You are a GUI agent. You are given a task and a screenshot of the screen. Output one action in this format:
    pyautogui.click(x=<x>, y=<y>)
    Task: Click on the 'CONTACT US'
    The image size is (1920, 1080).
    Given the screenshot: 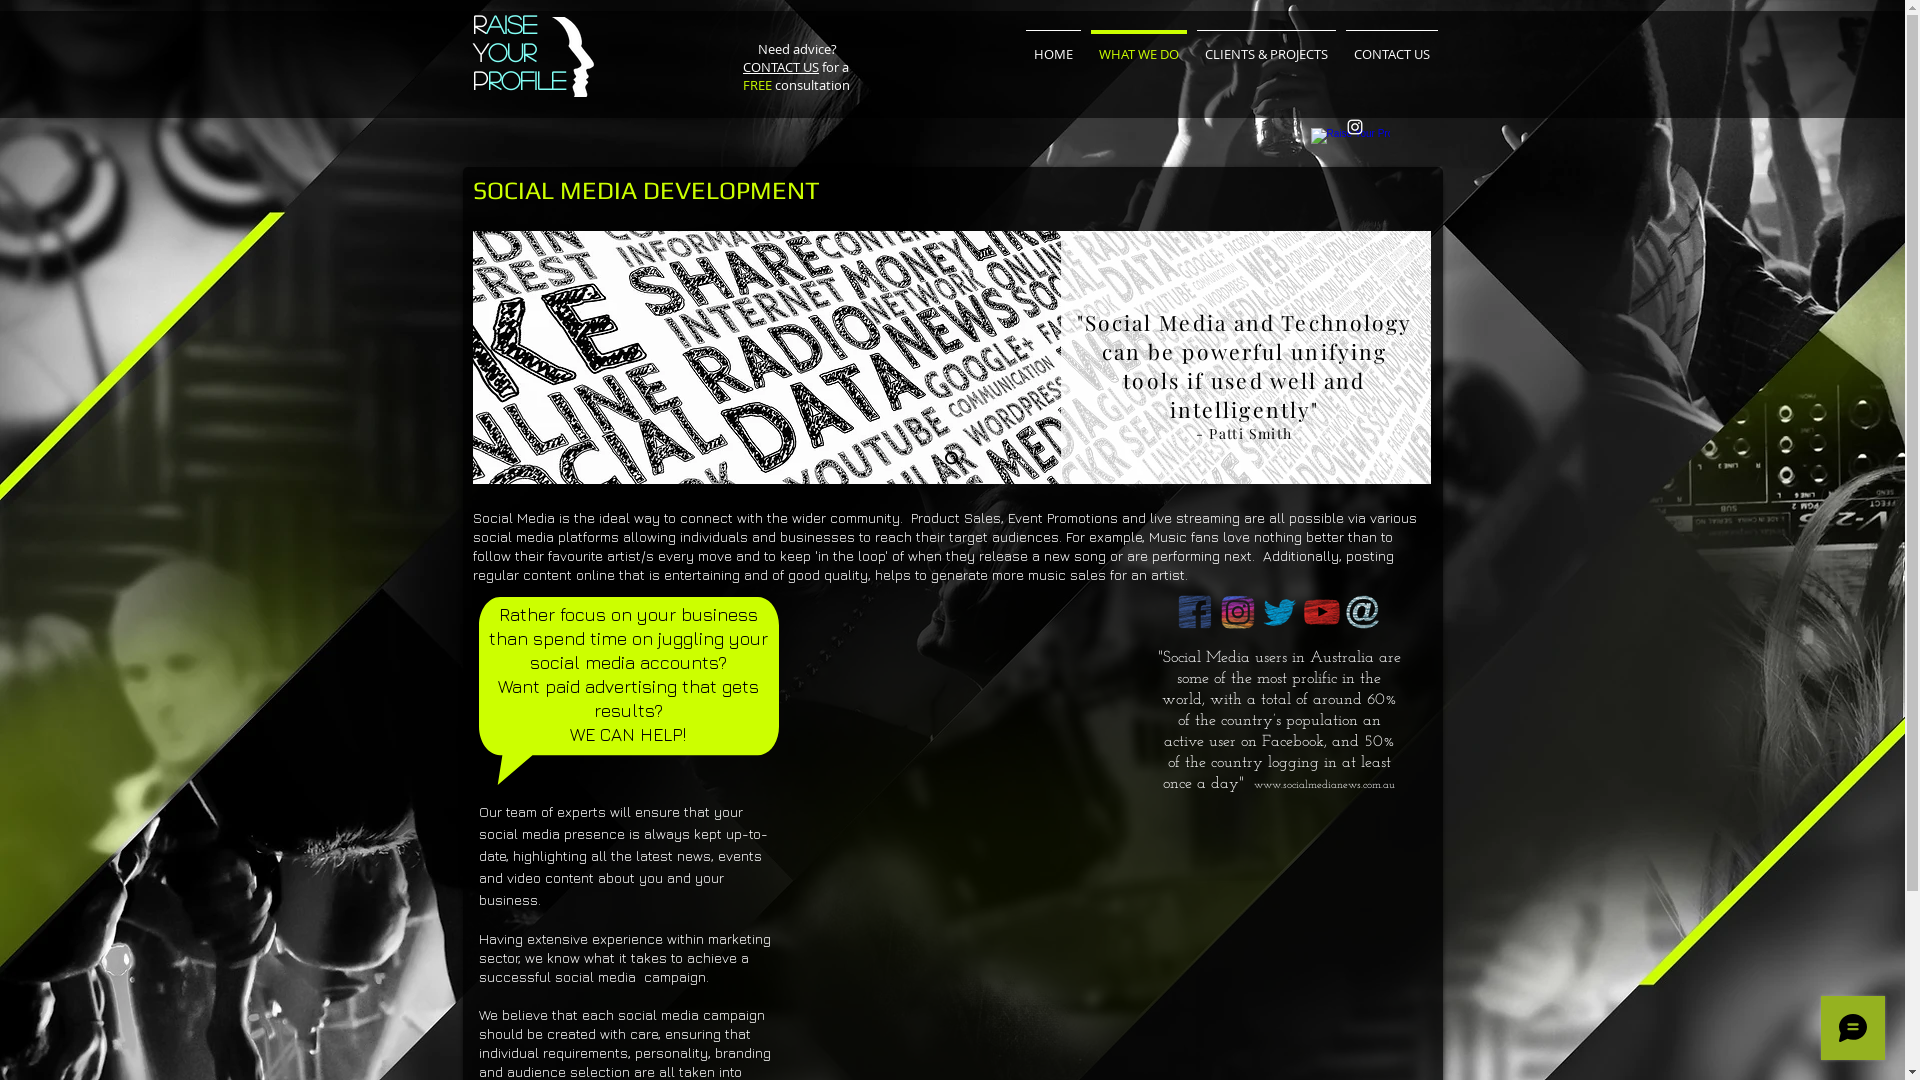 What is the action you would take?
    pyautogui.click(x=780, y=65)
    